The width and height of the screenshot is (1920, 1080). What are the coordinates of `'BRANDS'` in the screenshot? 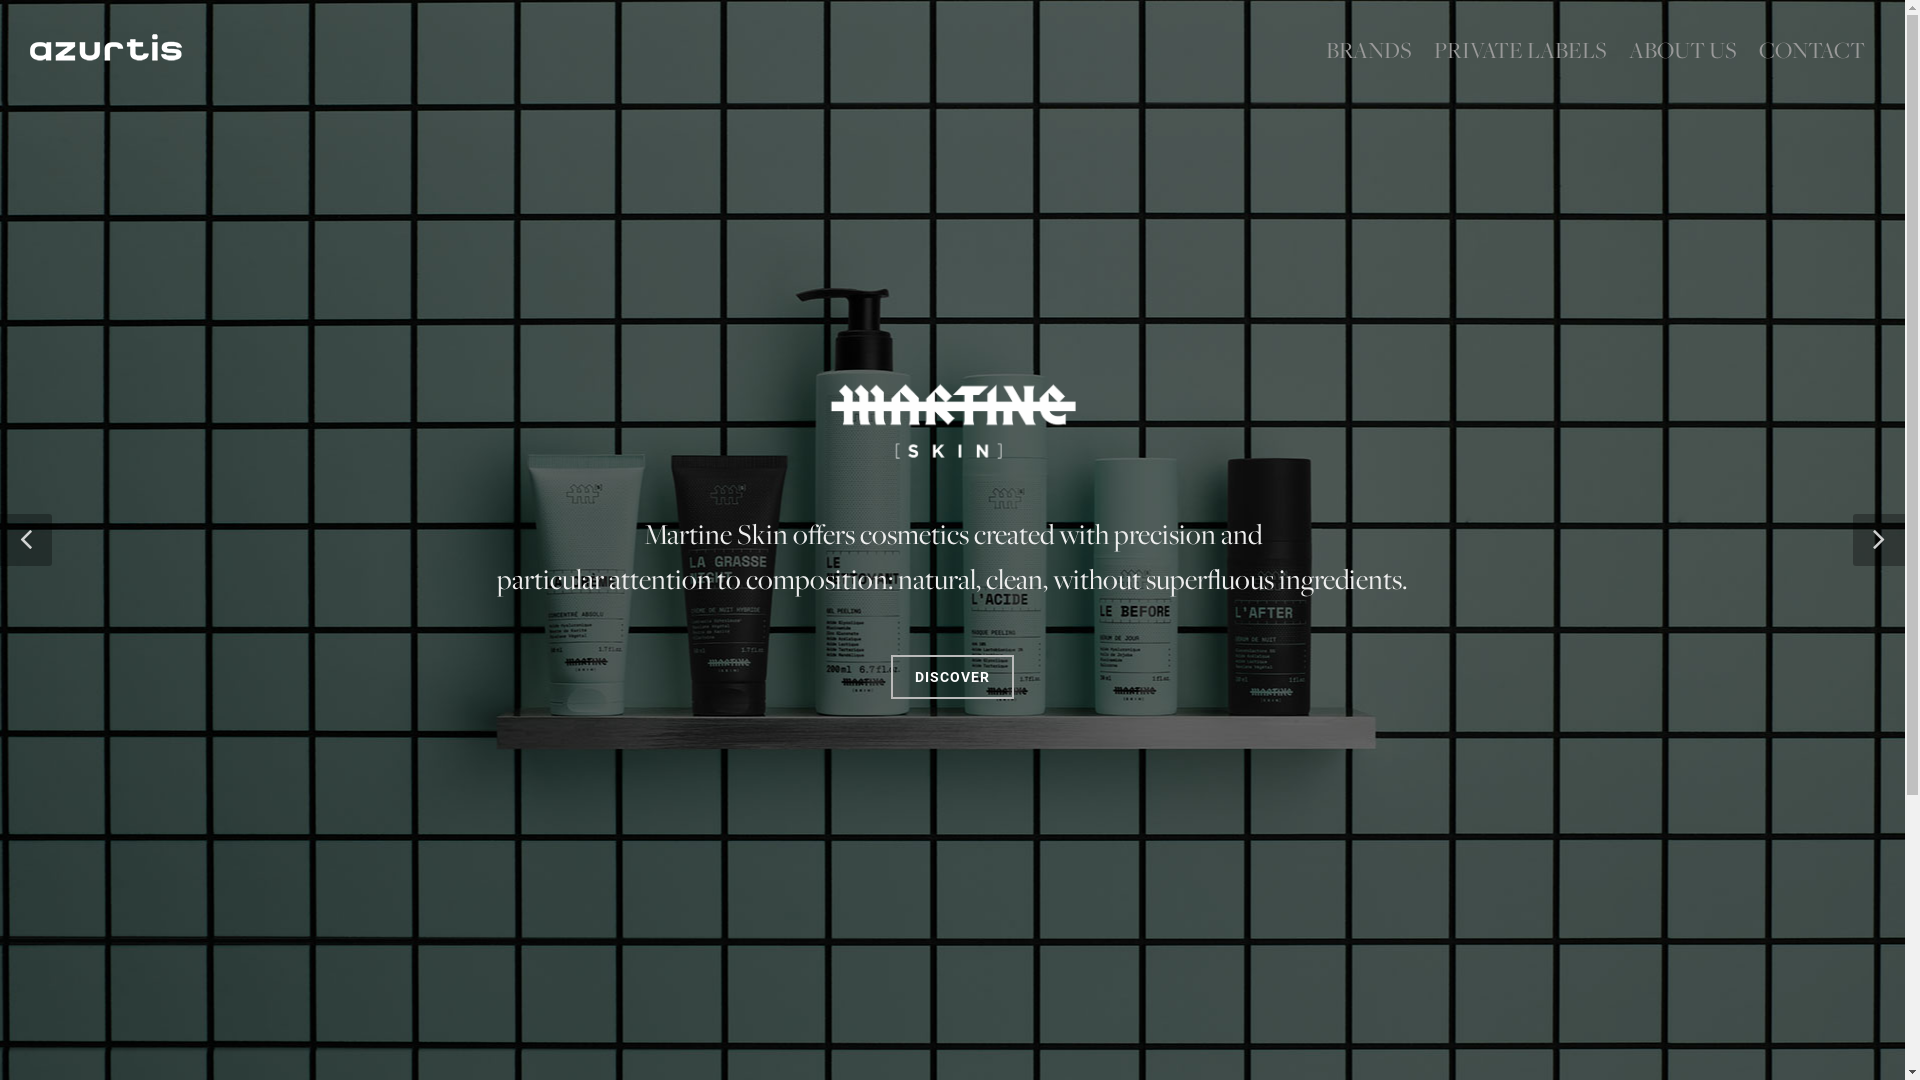 It's located at (1315, 49).